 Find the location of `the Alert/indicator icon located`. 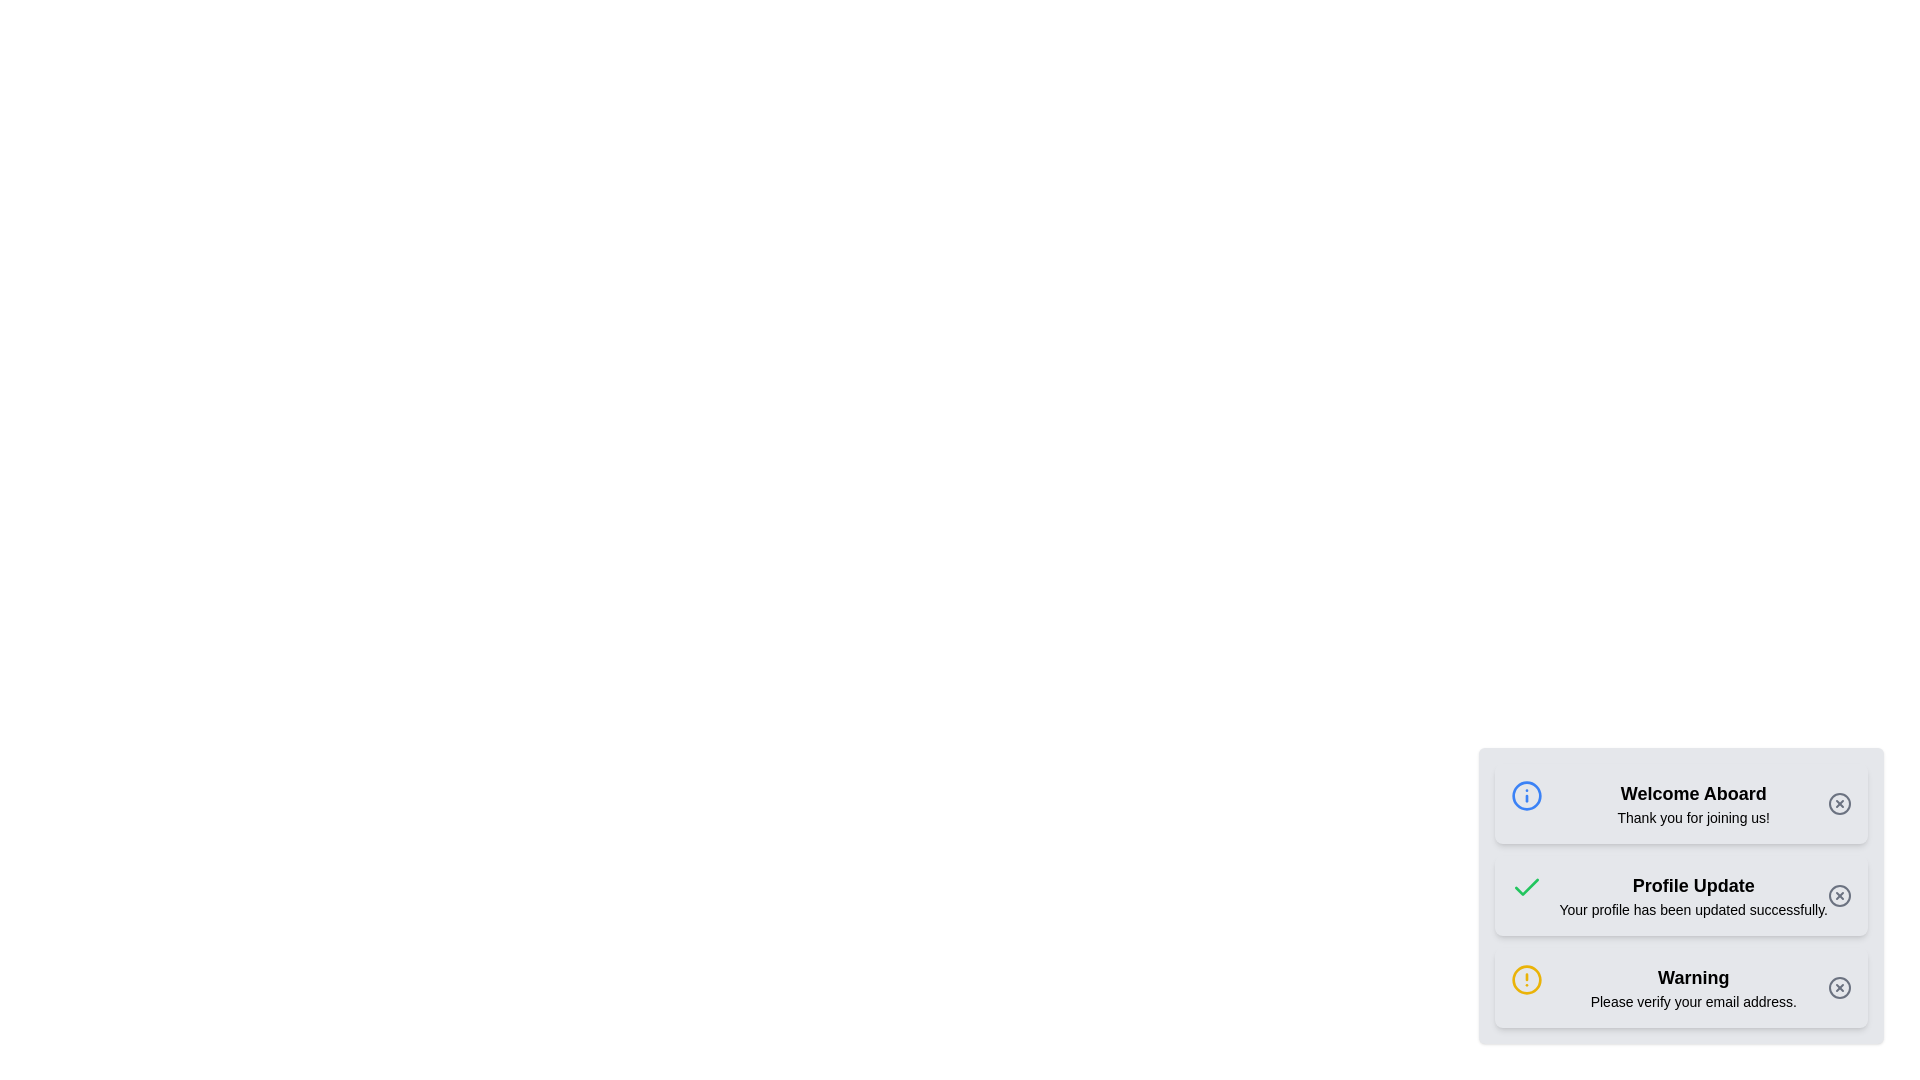

the Alert/indicator icon located is located at coordinates (1526, 986).